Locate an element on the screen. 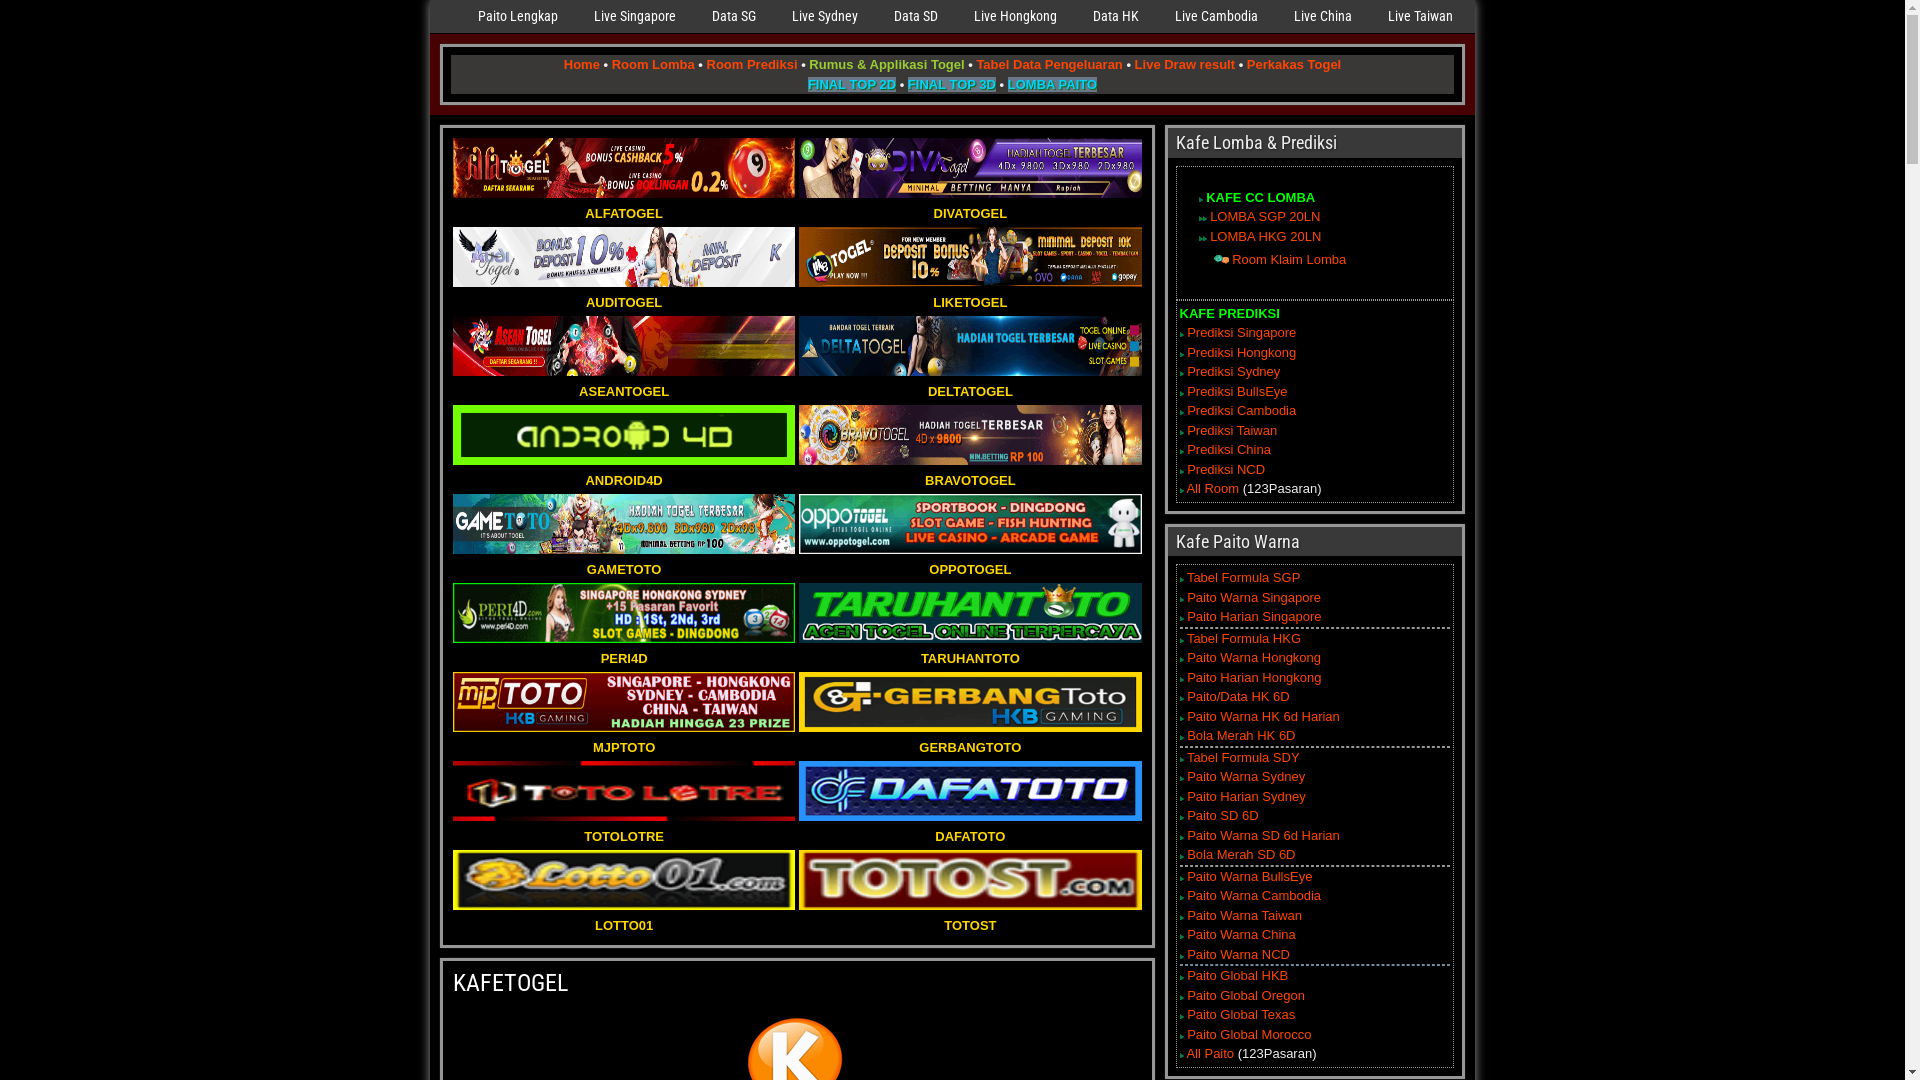  'Bandar Judi Online Terpercaya lotto01' is located at coordinates (623, 878).